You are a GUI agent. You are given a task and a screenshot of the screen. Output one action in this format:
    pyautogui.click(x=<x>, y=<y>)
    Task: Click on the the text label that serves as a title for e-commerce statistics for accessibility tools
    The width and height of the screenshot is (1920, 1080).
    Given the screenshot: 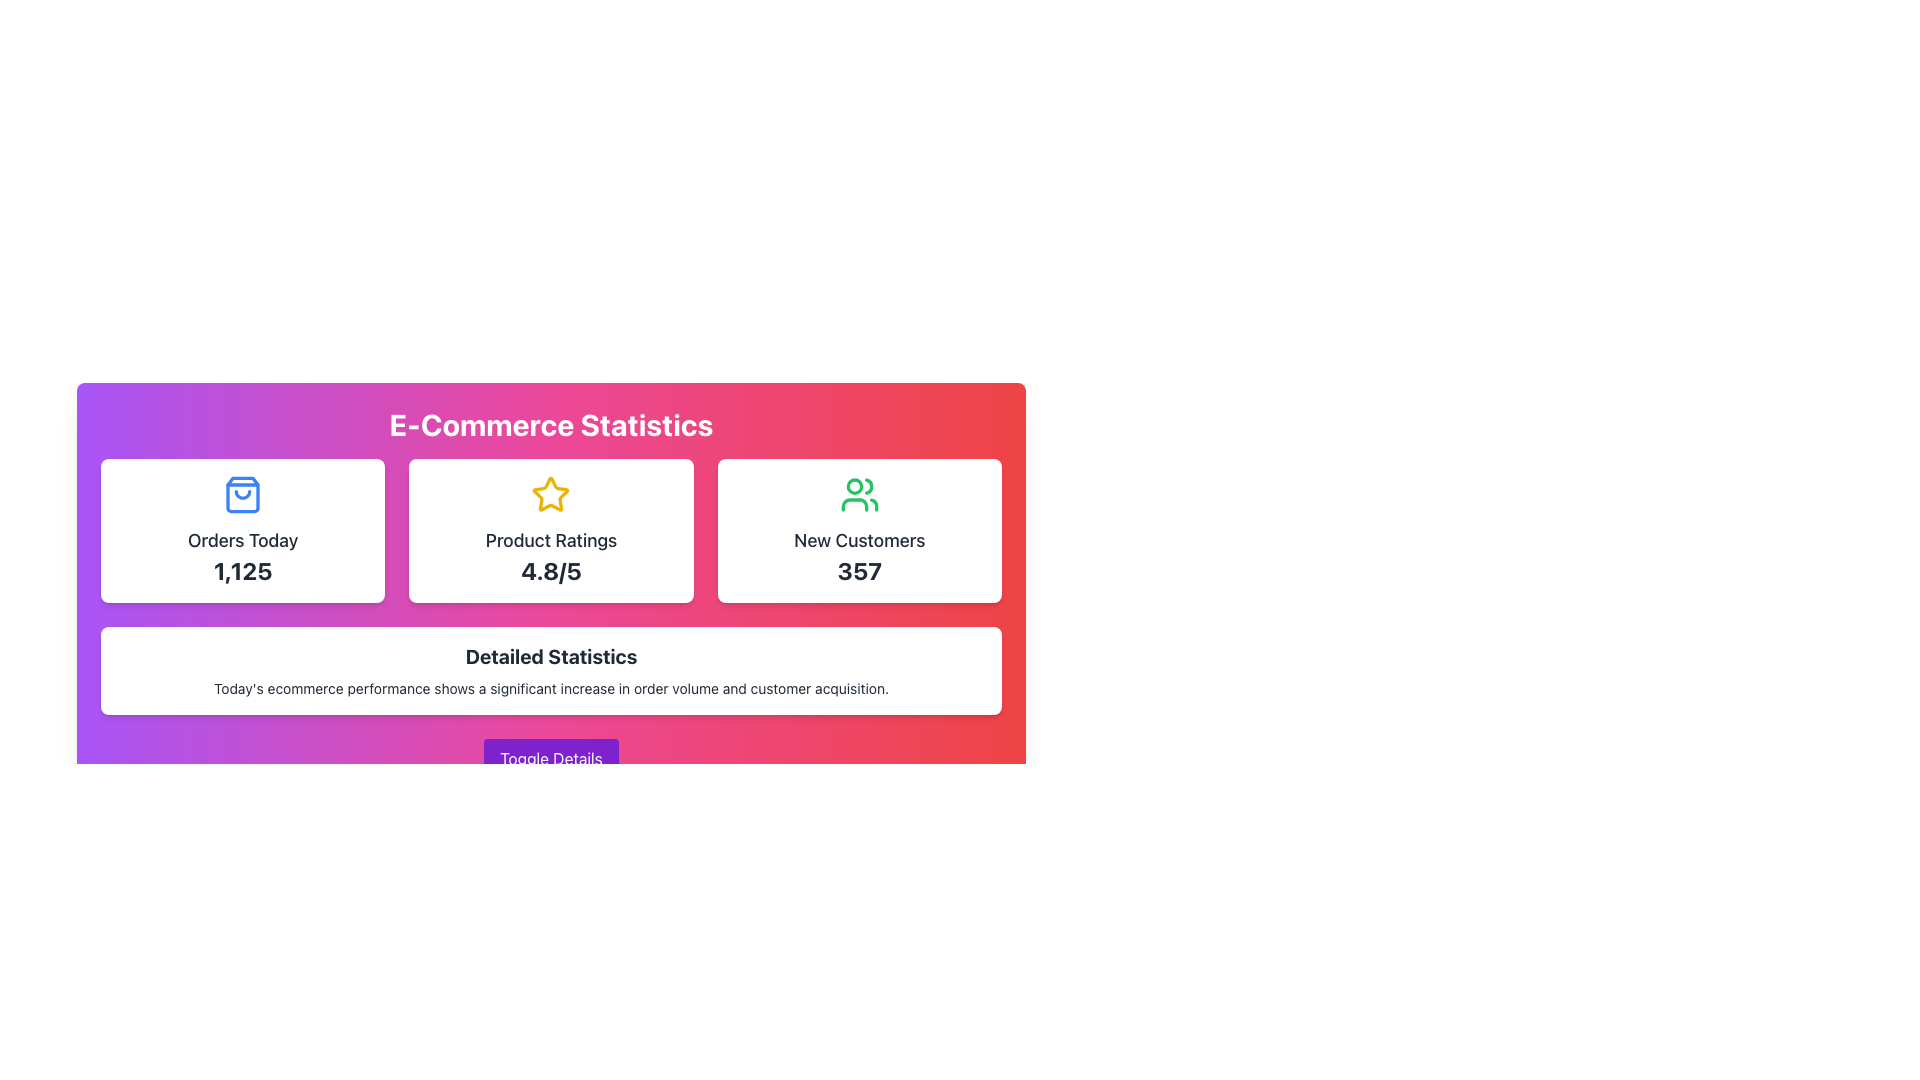 What is the action you would take?
    pyautogui.click(x=551, y=656)
    